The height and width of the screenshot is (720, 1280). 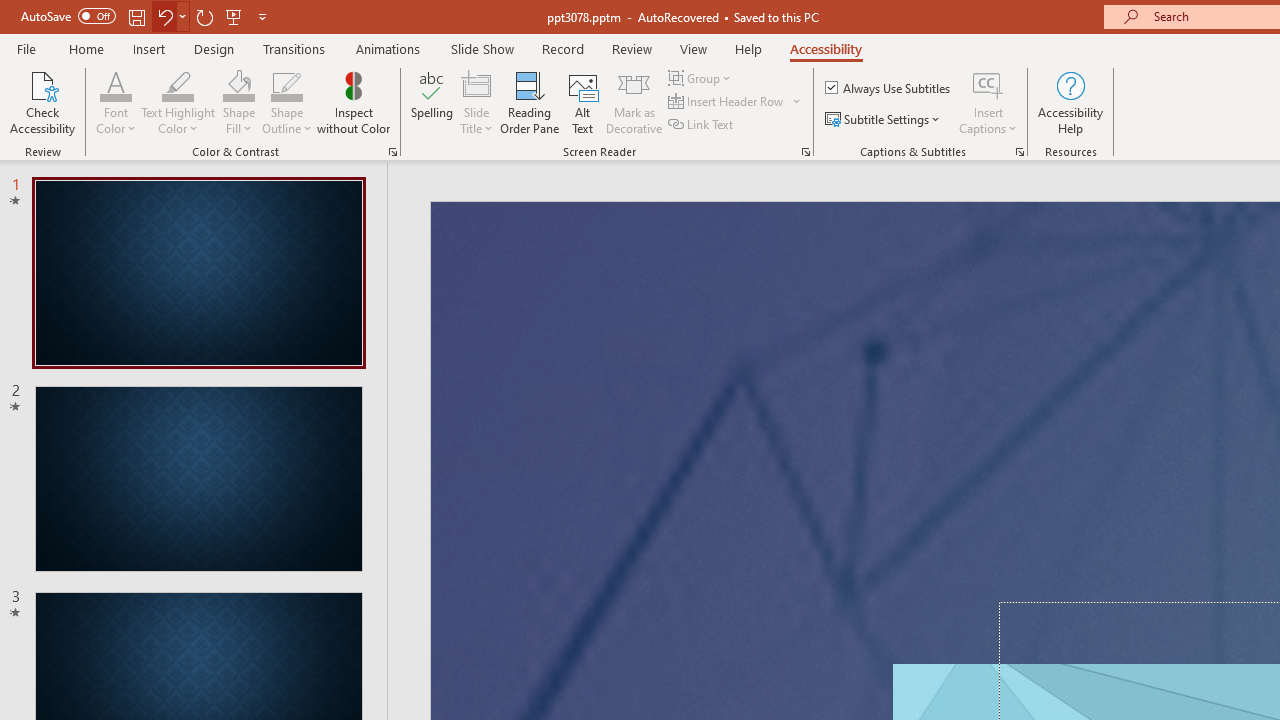 I want to click on 'Insert Captions', so click(x=988, y=84).